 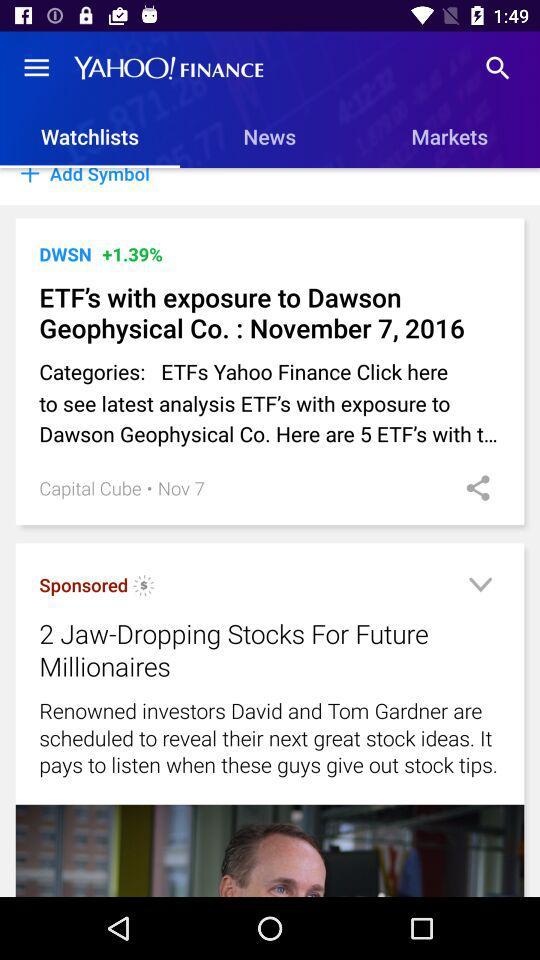 What do you see at coordinates (270, 402) in the screenshot?
I see `the categories etfs yahoo` at bounding box center [270, 402].